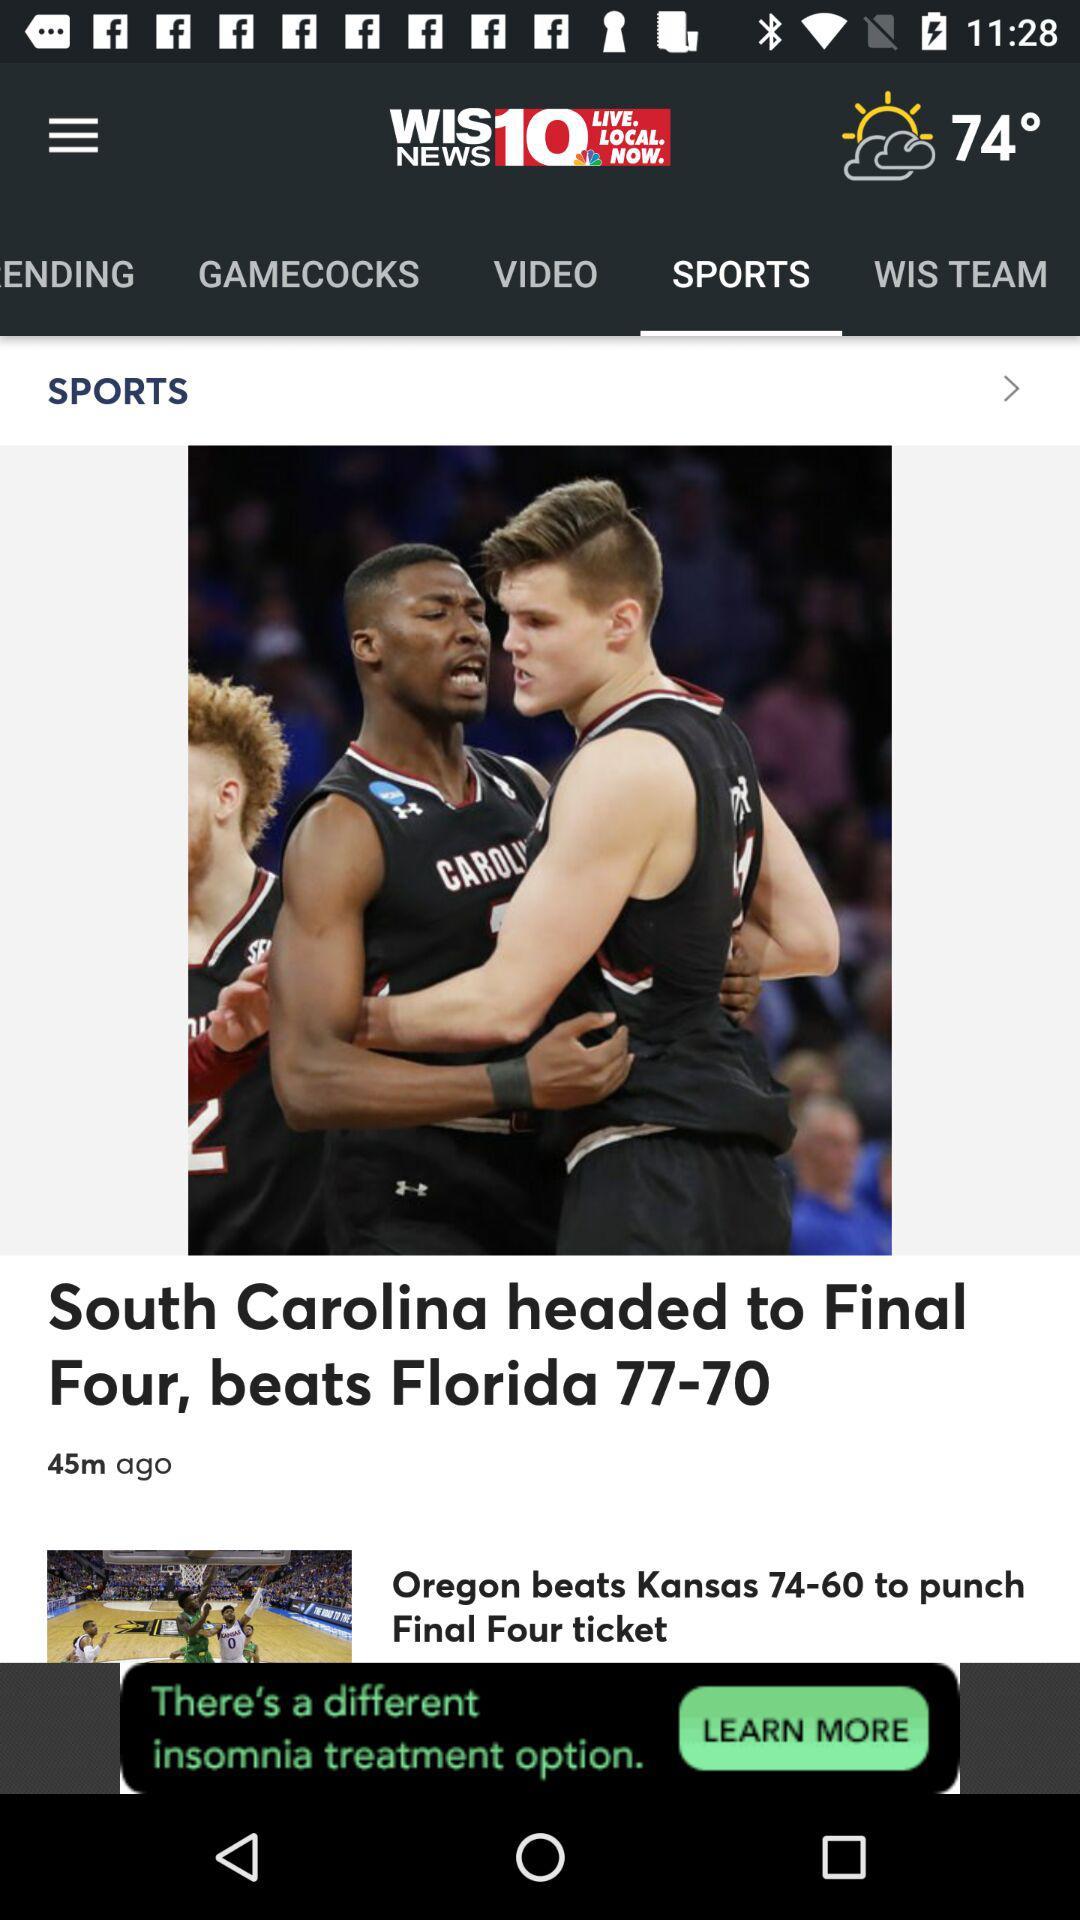 Image resolution: width=1080 pixels, height=1920 pixels. Describe the element at coordinates (540, 1727) in the screenshot. I see `visit insomnia website` at that location.